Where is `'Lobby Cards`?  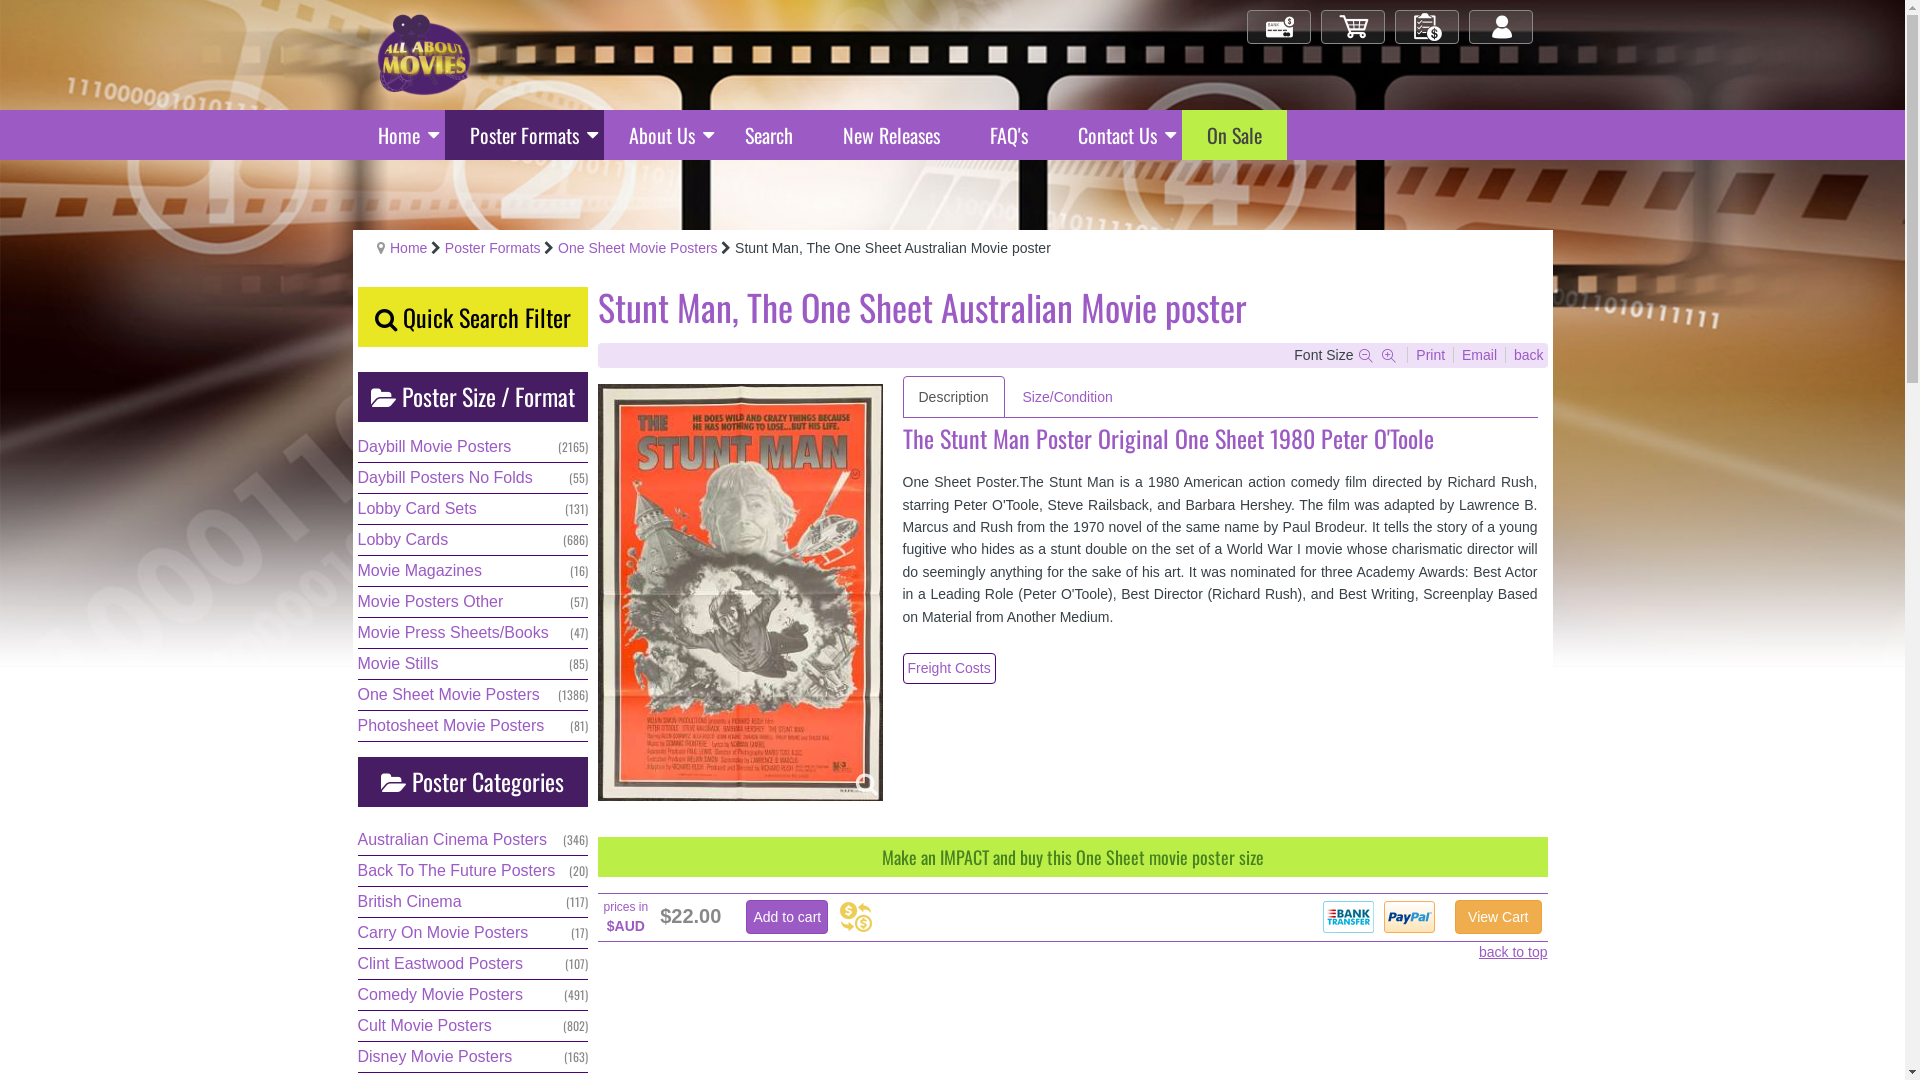 'Lobby Cards is located at coordinates (358, 540).